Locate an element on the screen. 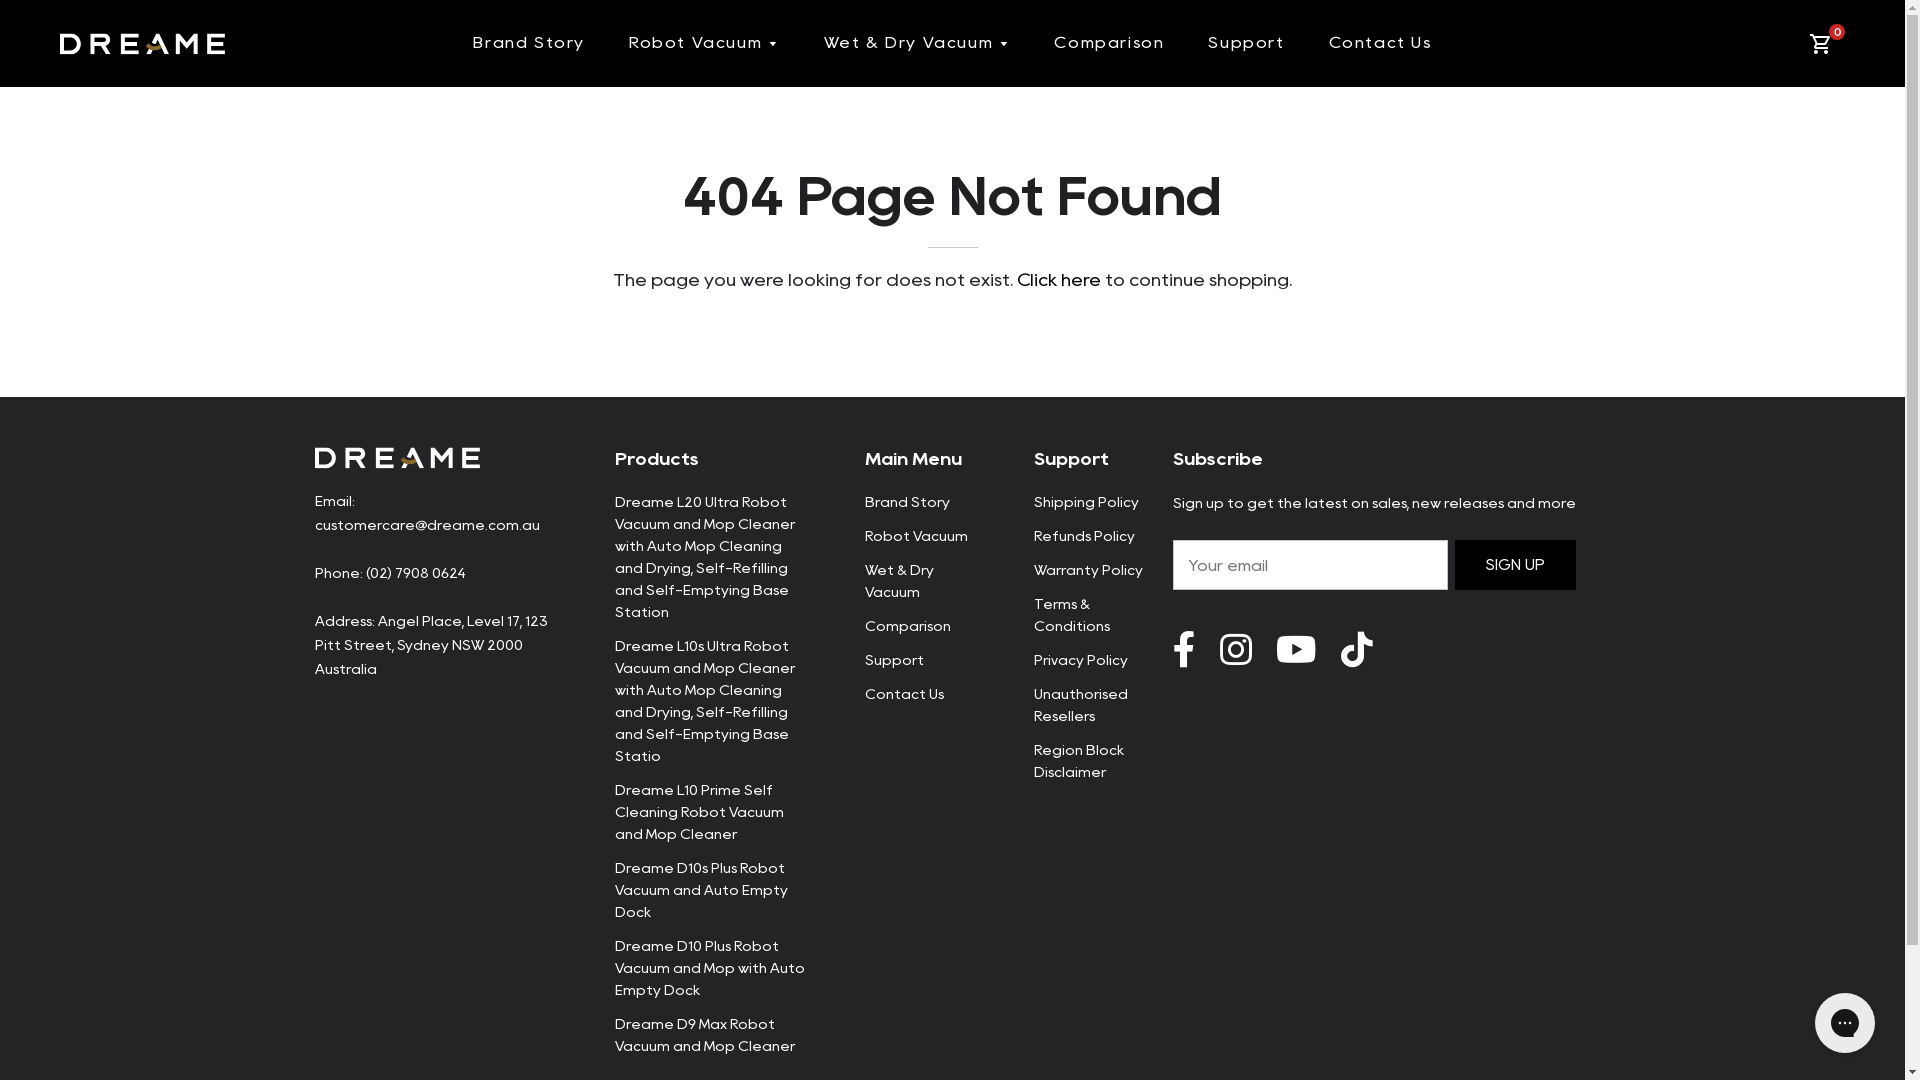 This screenshot has height=1080, width=1920. 'Comparison' is located at coordinates (906, 624).